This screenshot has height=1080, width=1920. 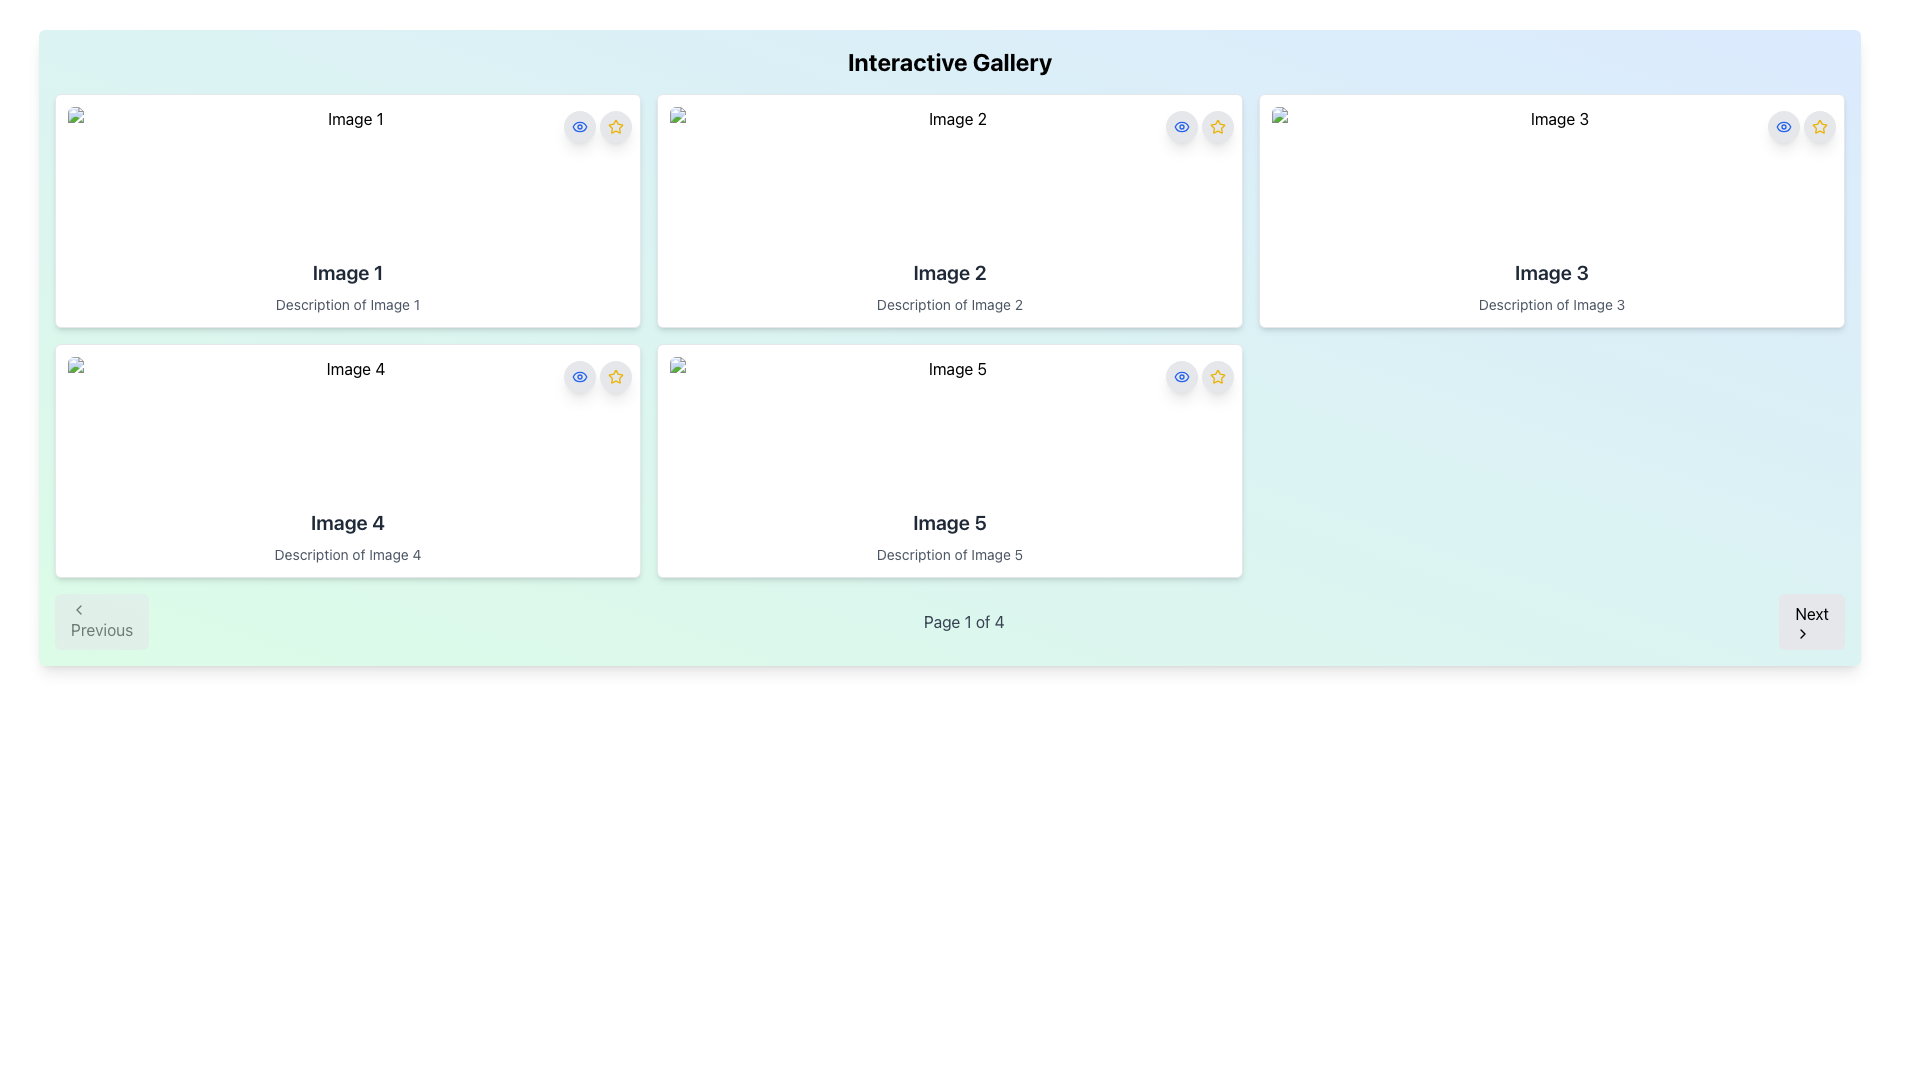 I want to click on the display card for 'Image 5', so click(x=949, y=461).